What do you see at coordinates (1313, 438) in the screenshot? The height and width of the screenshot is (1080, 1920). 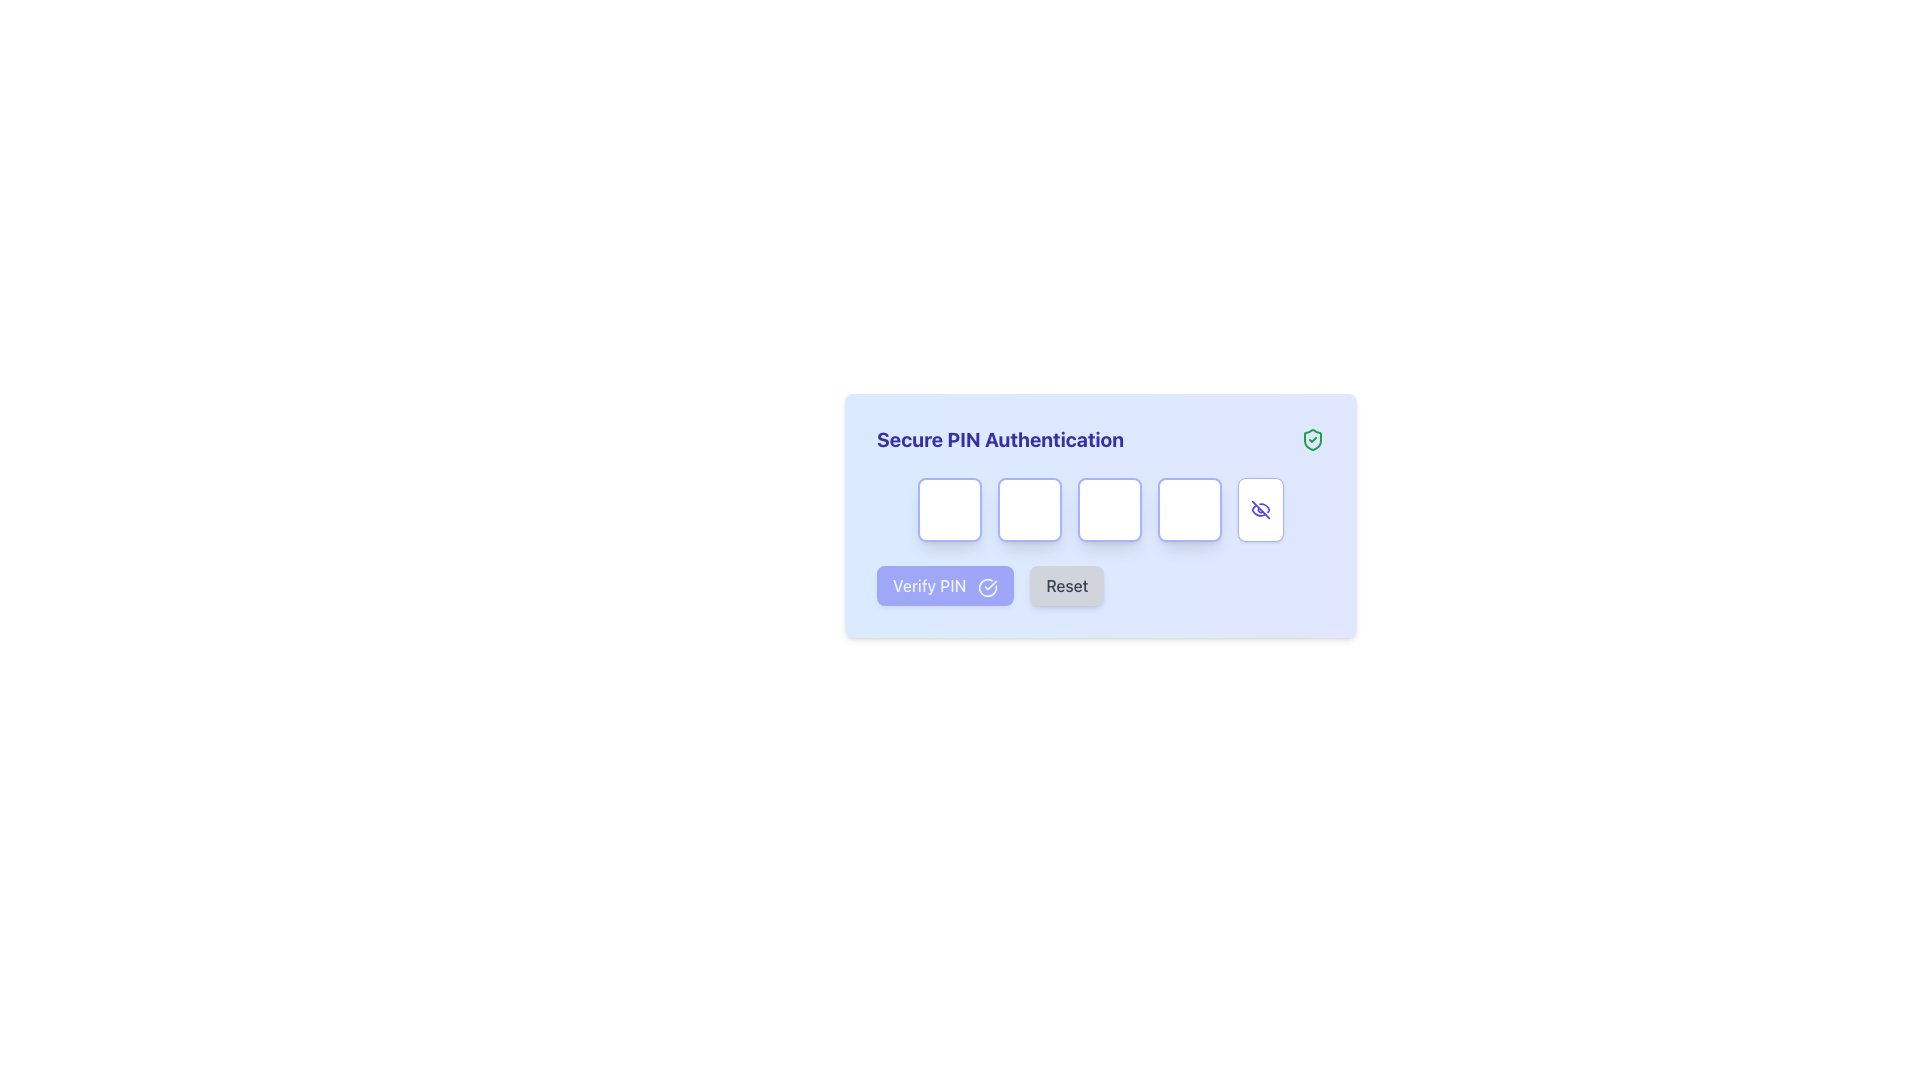 I see `the shield-shaped icon with a green outline and a checkmark inside, located in the top right corner of the 'Secure PIN Authentication' section` at bounding box center [1313, 438].